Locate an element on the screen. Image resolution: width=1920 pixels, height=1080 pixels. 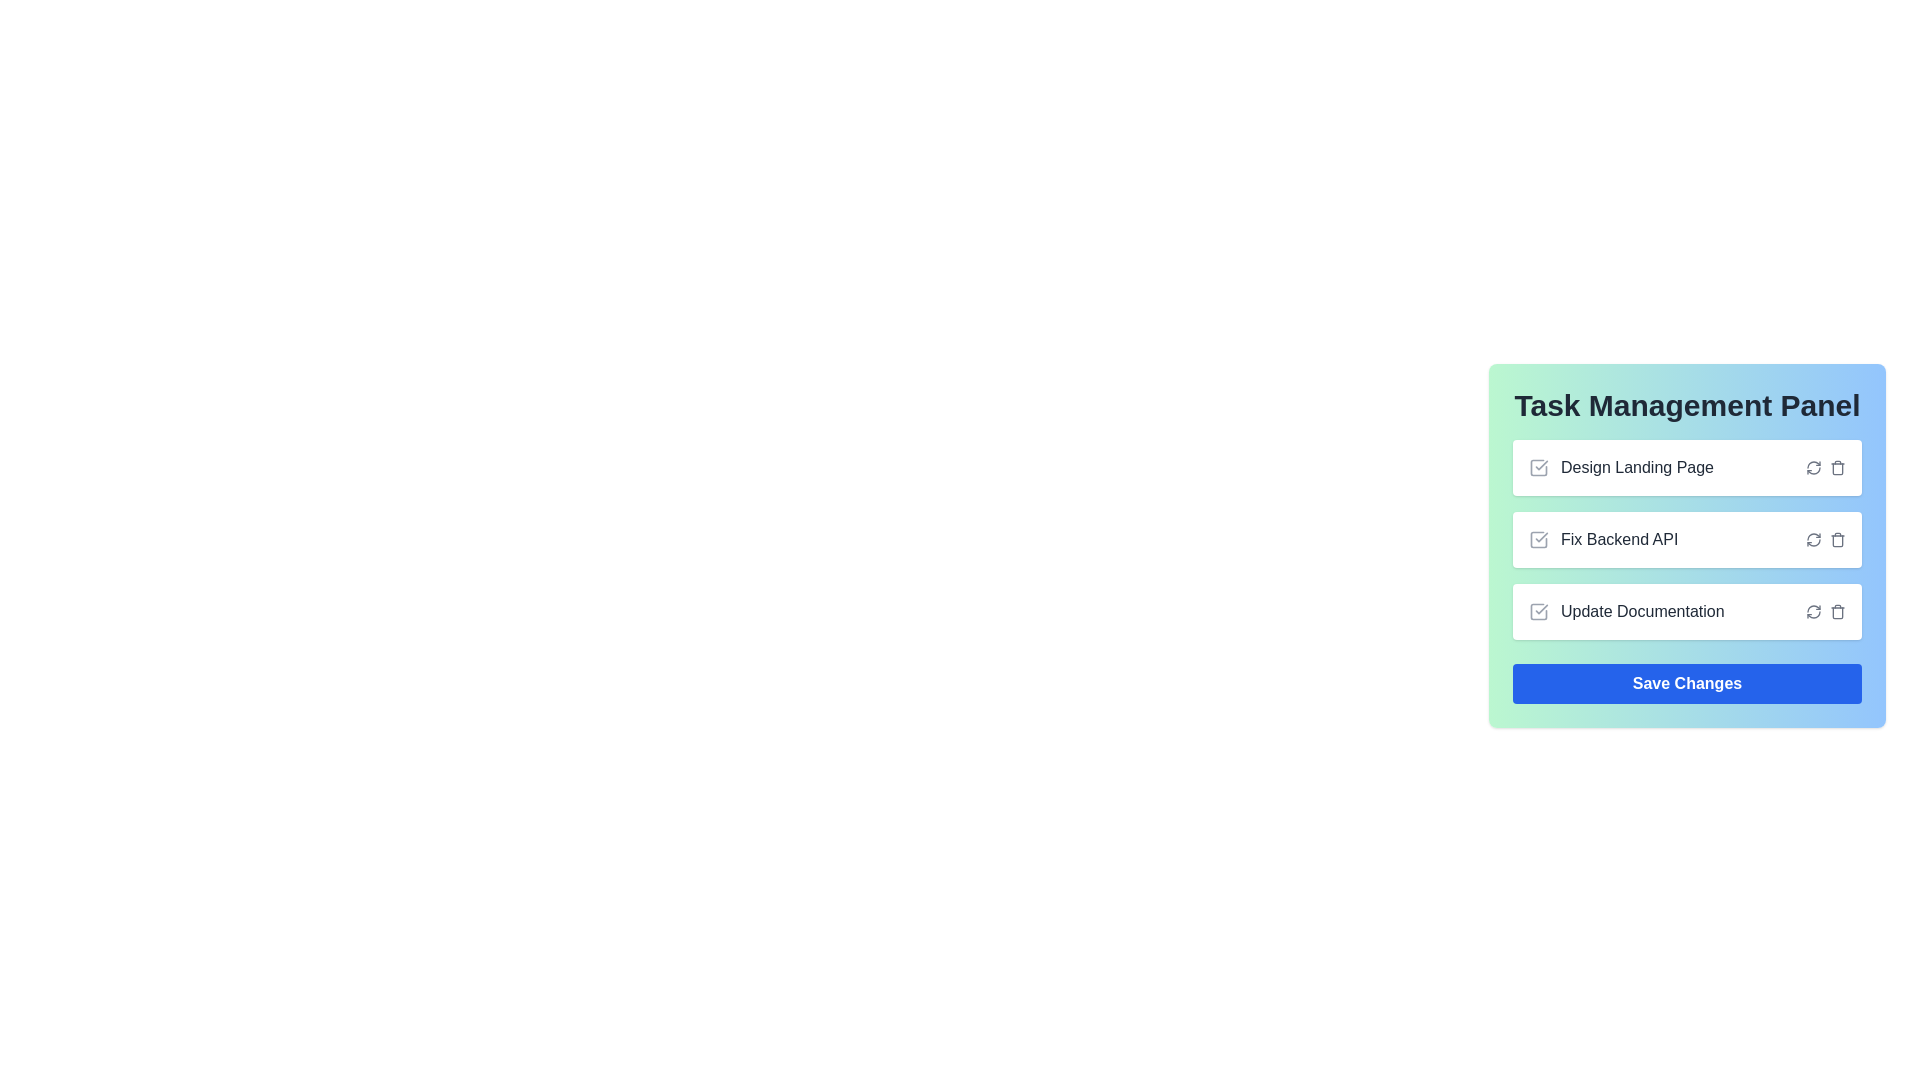
the checkbox of the second task in the task management panel to mark it as done is located at coordinates (1686, 540).